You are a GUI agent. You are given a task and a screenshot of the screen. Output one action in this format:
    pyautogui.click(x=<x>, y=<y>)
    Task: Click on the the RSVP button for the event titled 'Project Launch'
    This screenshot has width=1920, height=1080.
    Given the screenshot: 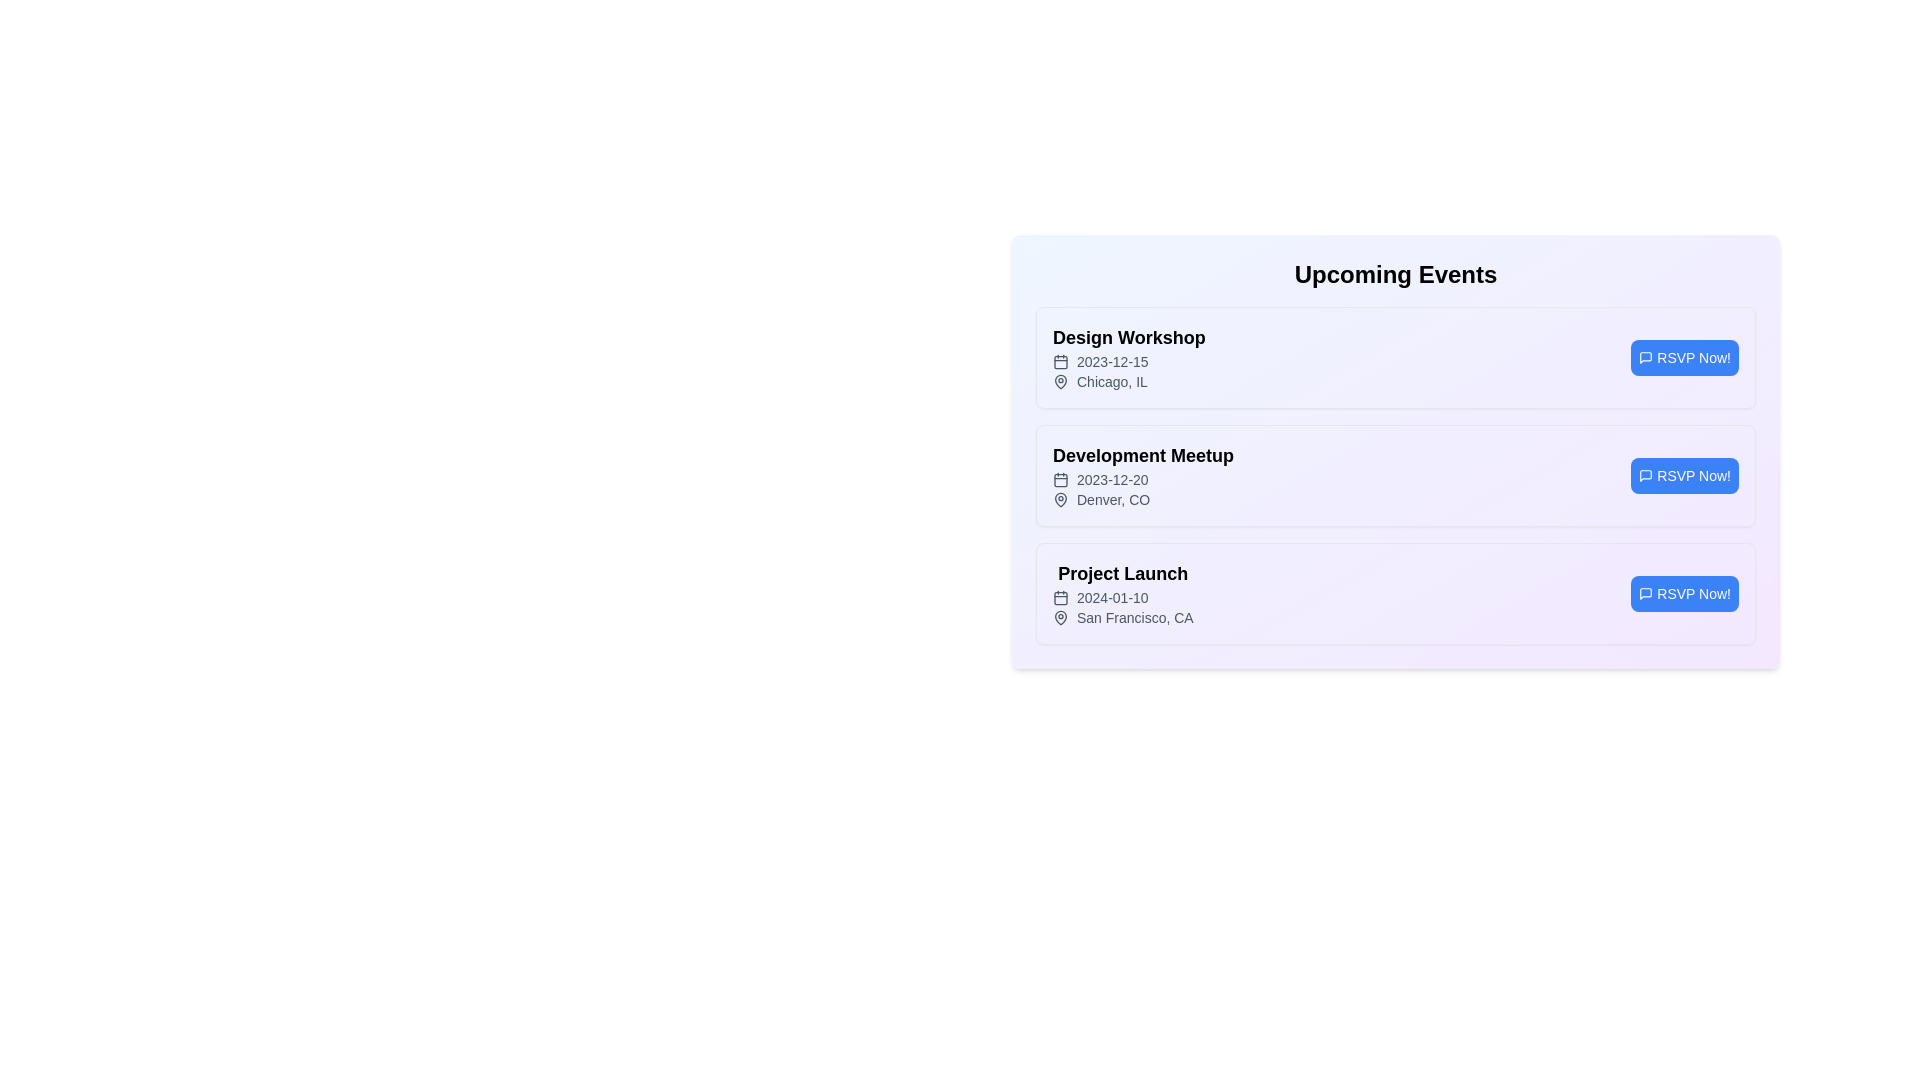 What is the action you would take?
    pyautogui.click(x=1684, y=593)
    